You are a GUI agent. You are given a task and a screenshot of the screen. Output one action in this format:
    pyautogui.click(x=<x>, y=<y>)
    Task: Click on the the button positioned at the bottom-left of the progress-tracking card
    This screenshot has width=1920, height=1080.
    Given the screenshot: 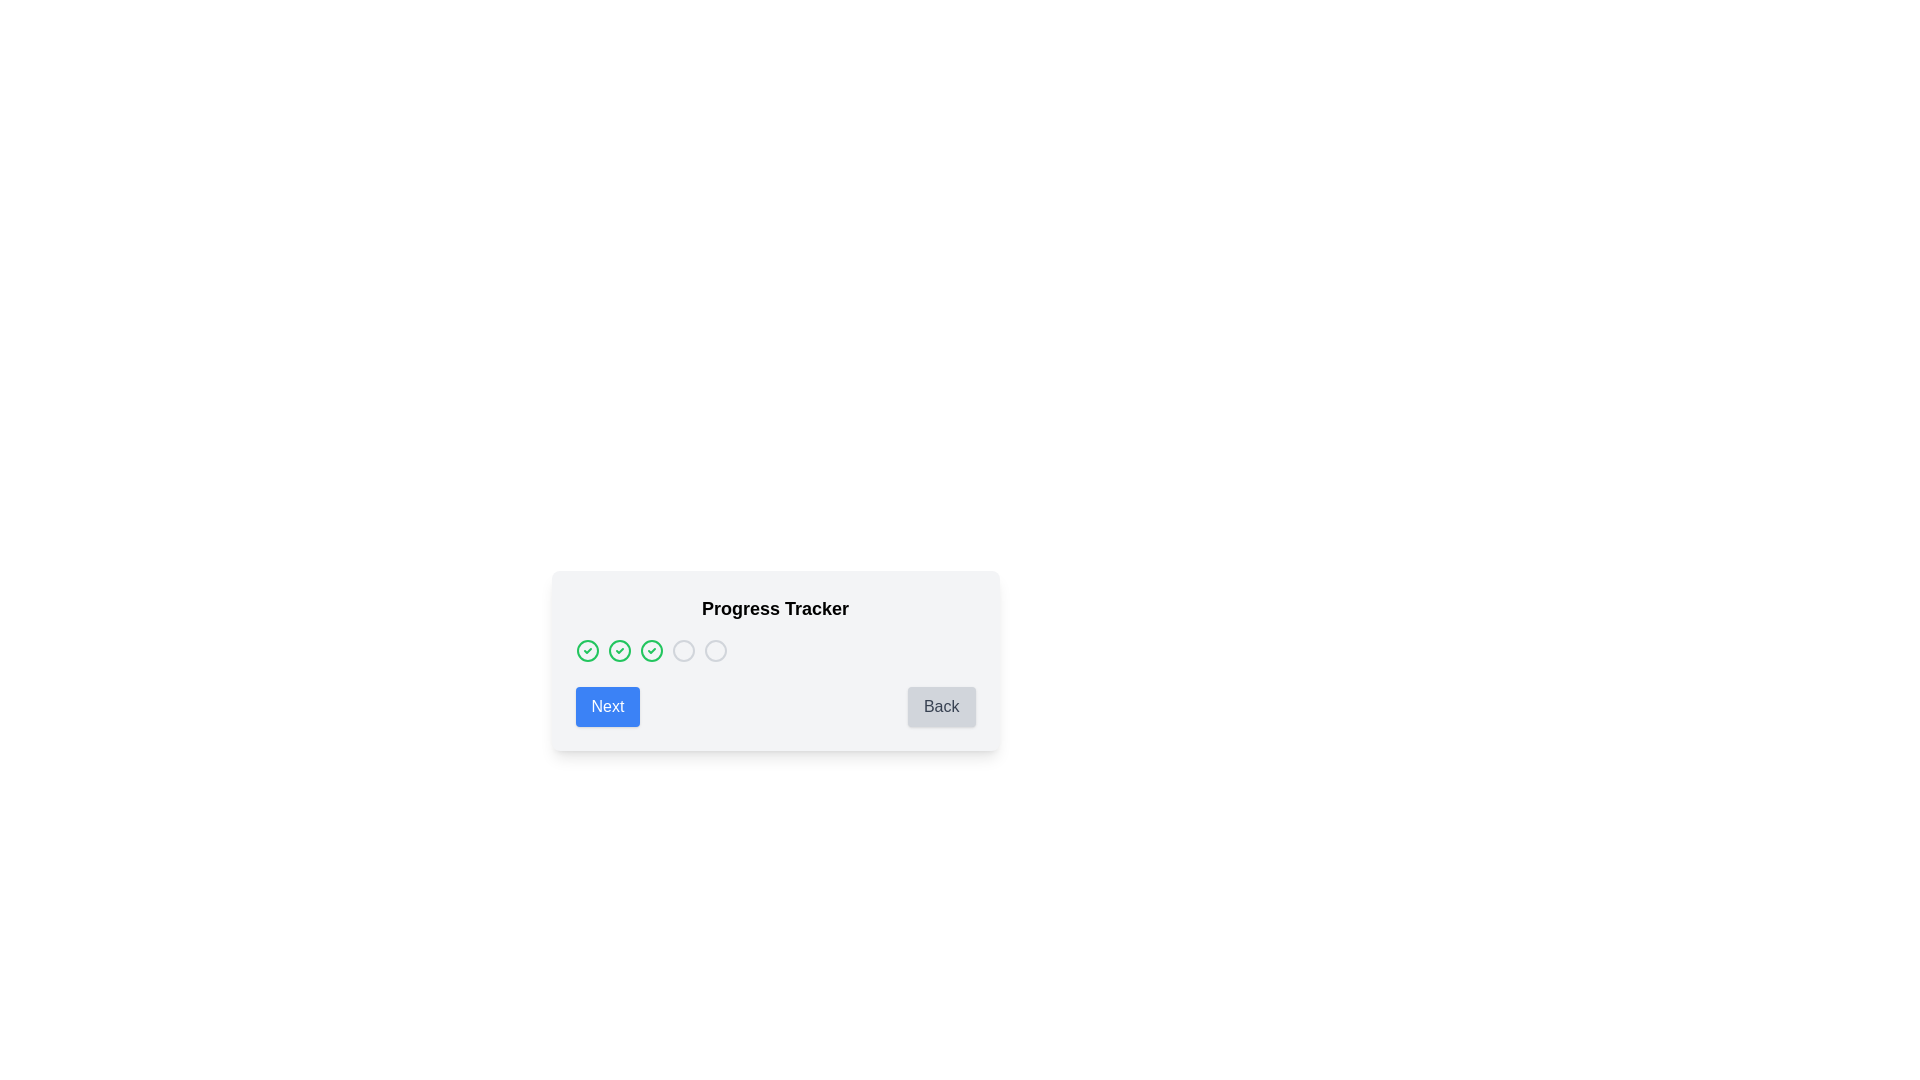 What is the action you would take?
    pyautogui.click(x=606, y=705)
    